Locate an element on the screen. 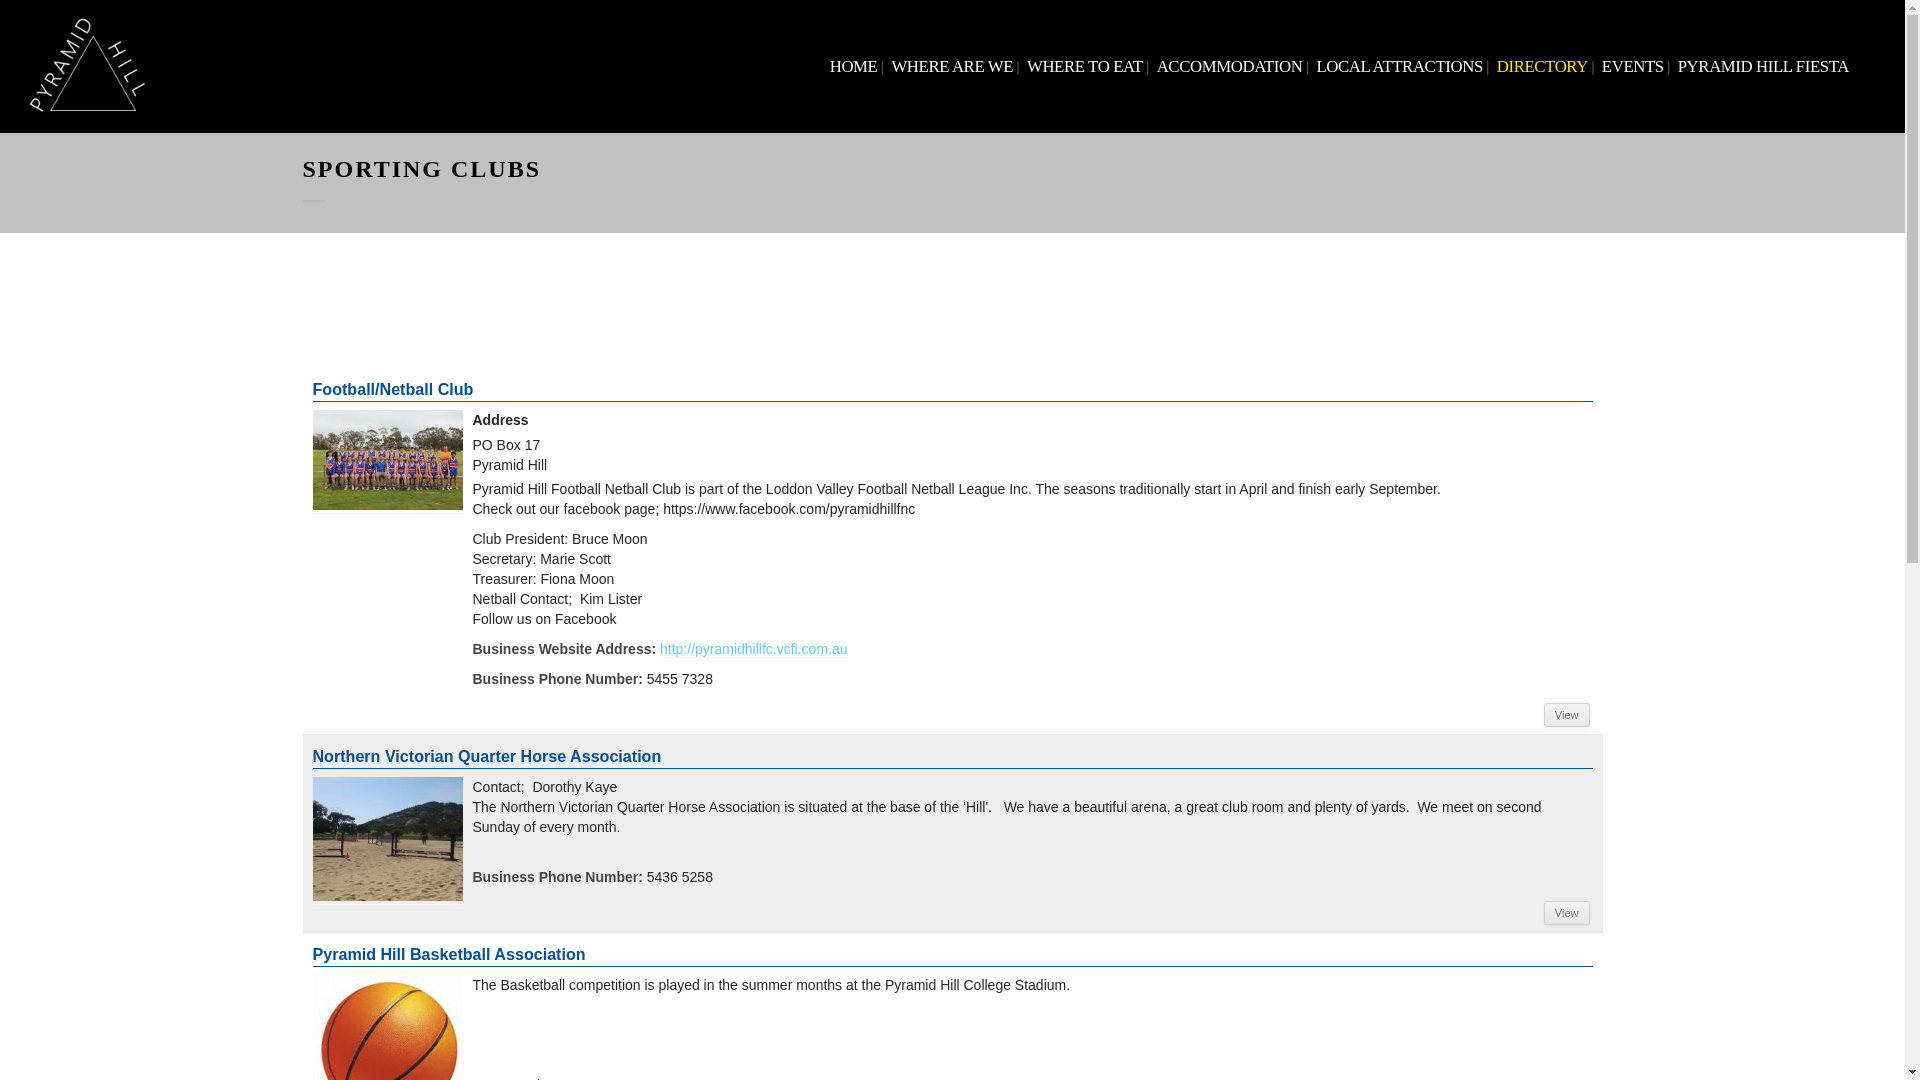 The image size is (1920, 1080). 'LOCAL ATTRACTIONS' is located at coordinates (1397, 65).